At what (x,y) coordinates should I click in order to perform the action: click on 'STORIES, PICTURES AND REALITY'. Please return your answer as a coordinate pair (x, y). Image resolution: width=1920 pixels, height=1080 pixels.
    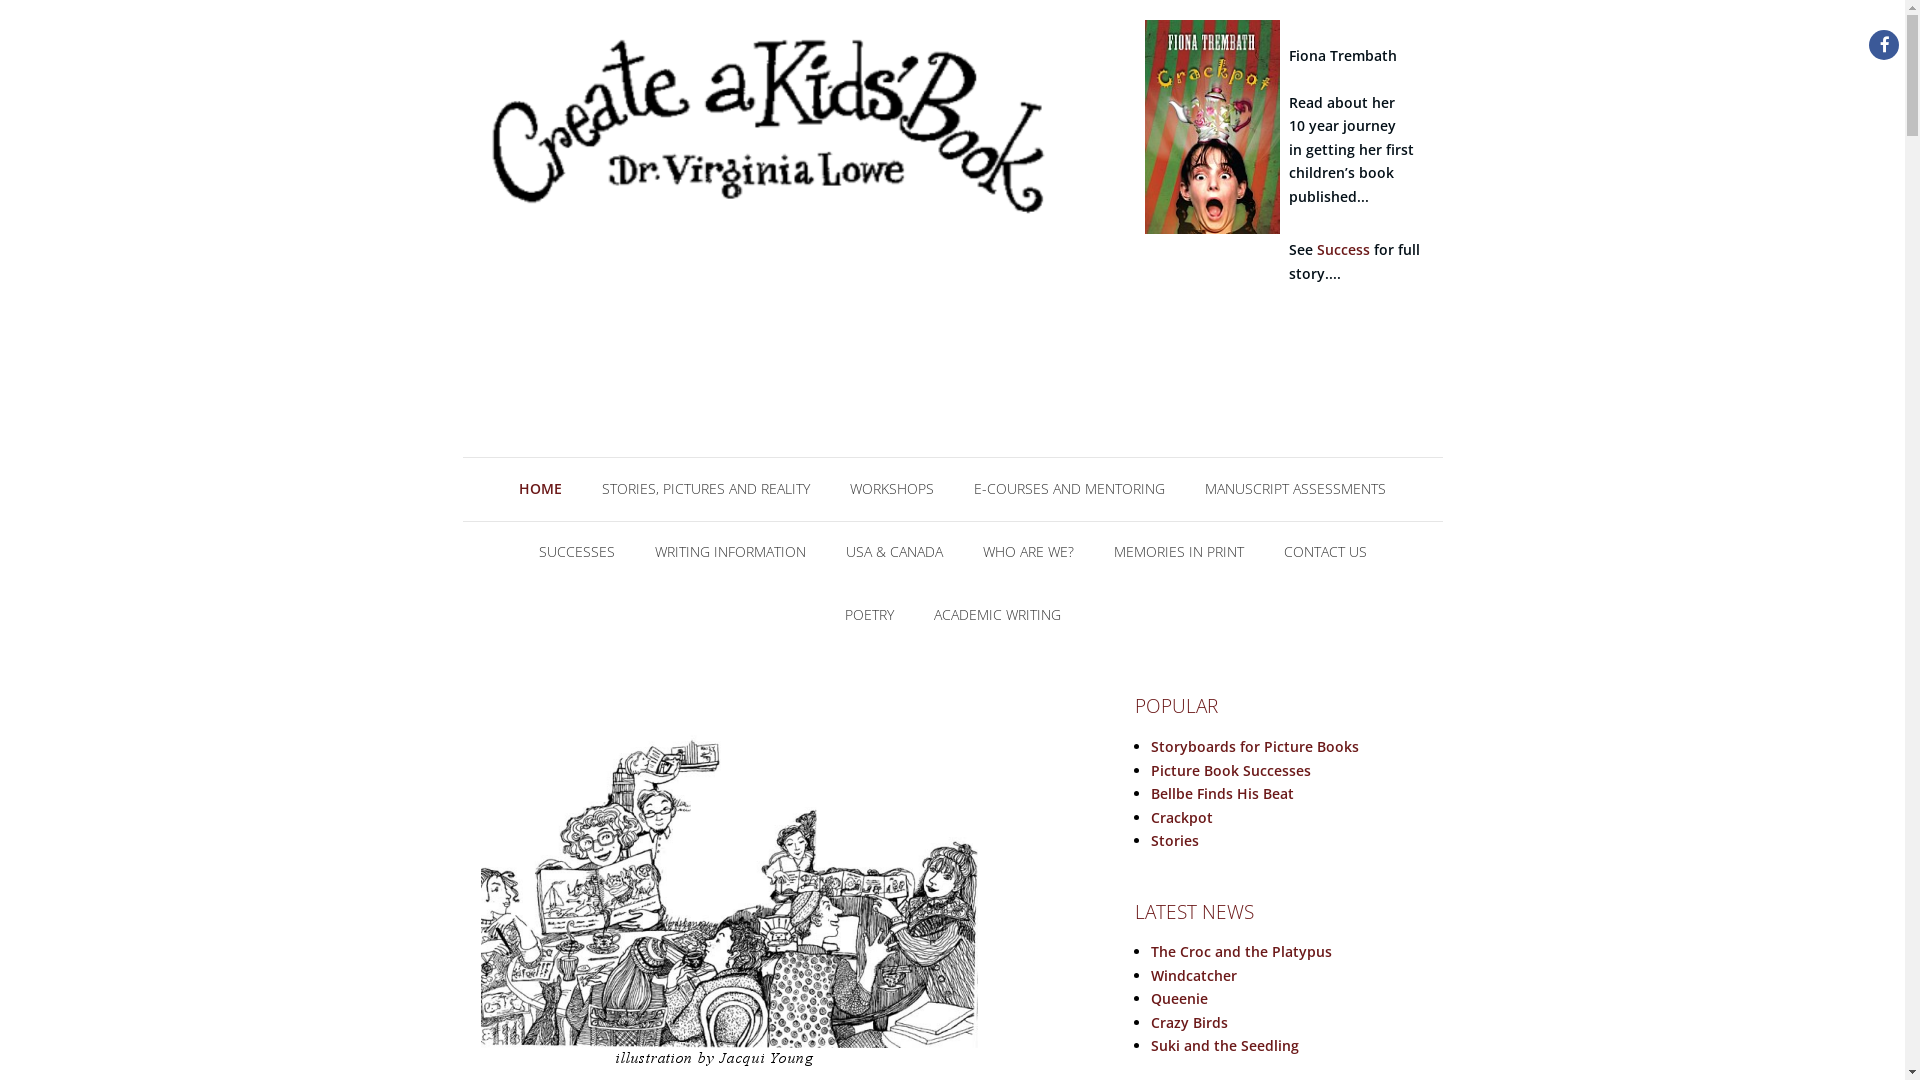
    Looking at the image, I should click on (580, 486).